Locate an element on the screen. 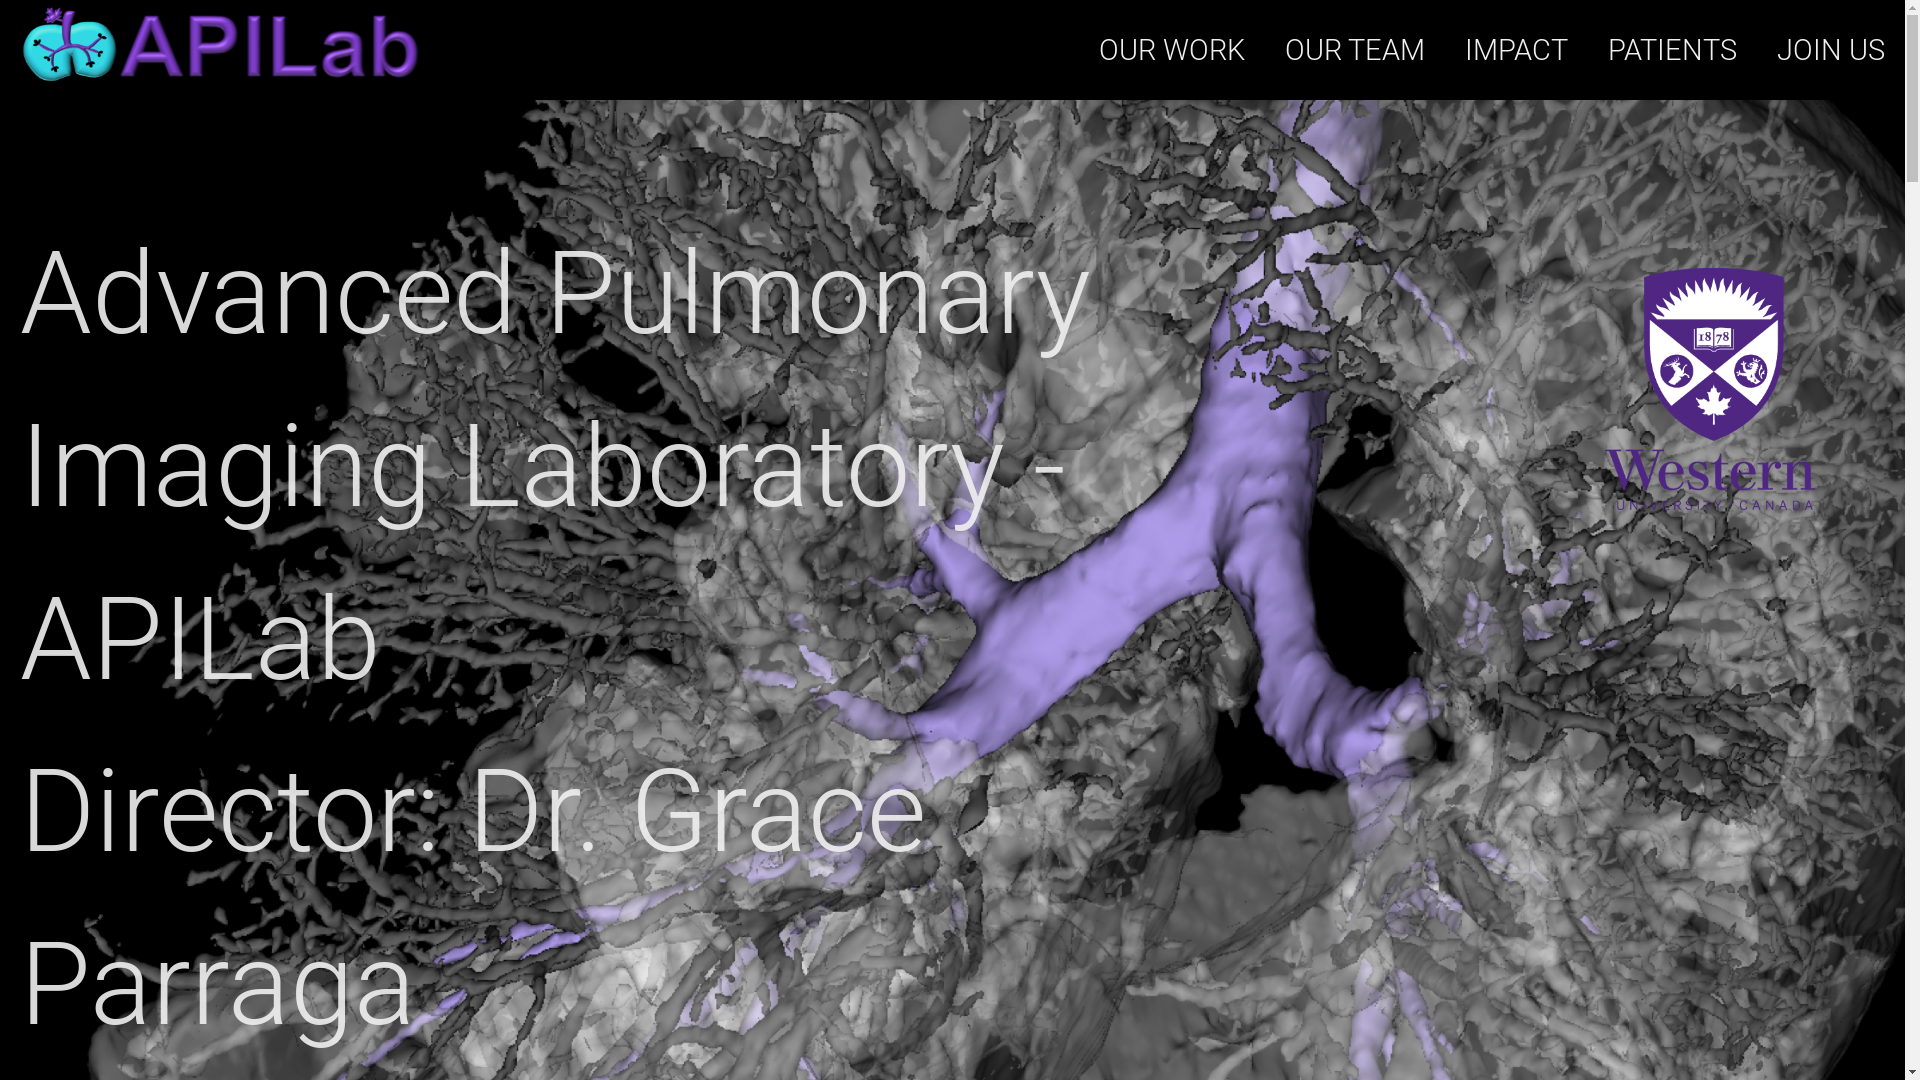 The image size is (1920, 1080). 'PATIENTS' is located at coordinates (1672, 49).